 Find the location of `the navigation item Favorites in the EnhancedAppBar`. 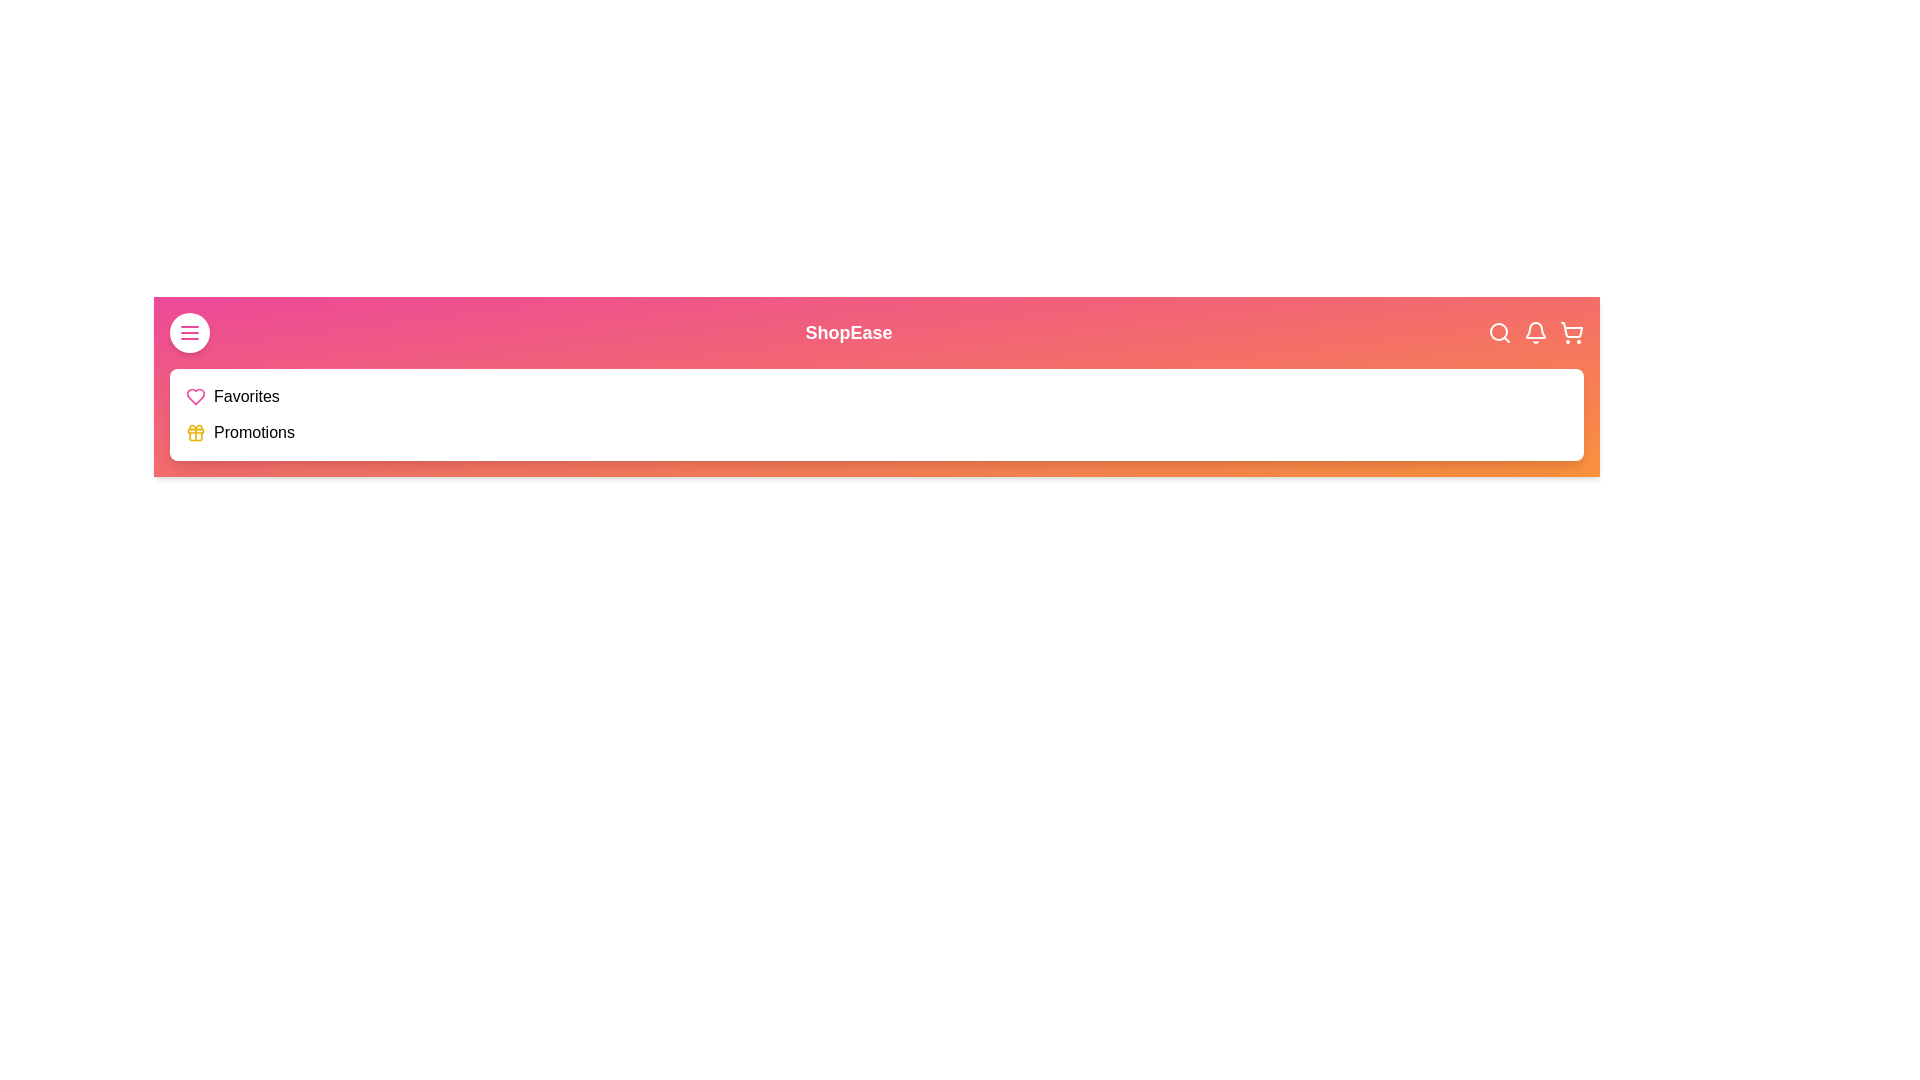

the navigation item Favorites in the EnhancedAppBar is located at coordinates (245, 397).